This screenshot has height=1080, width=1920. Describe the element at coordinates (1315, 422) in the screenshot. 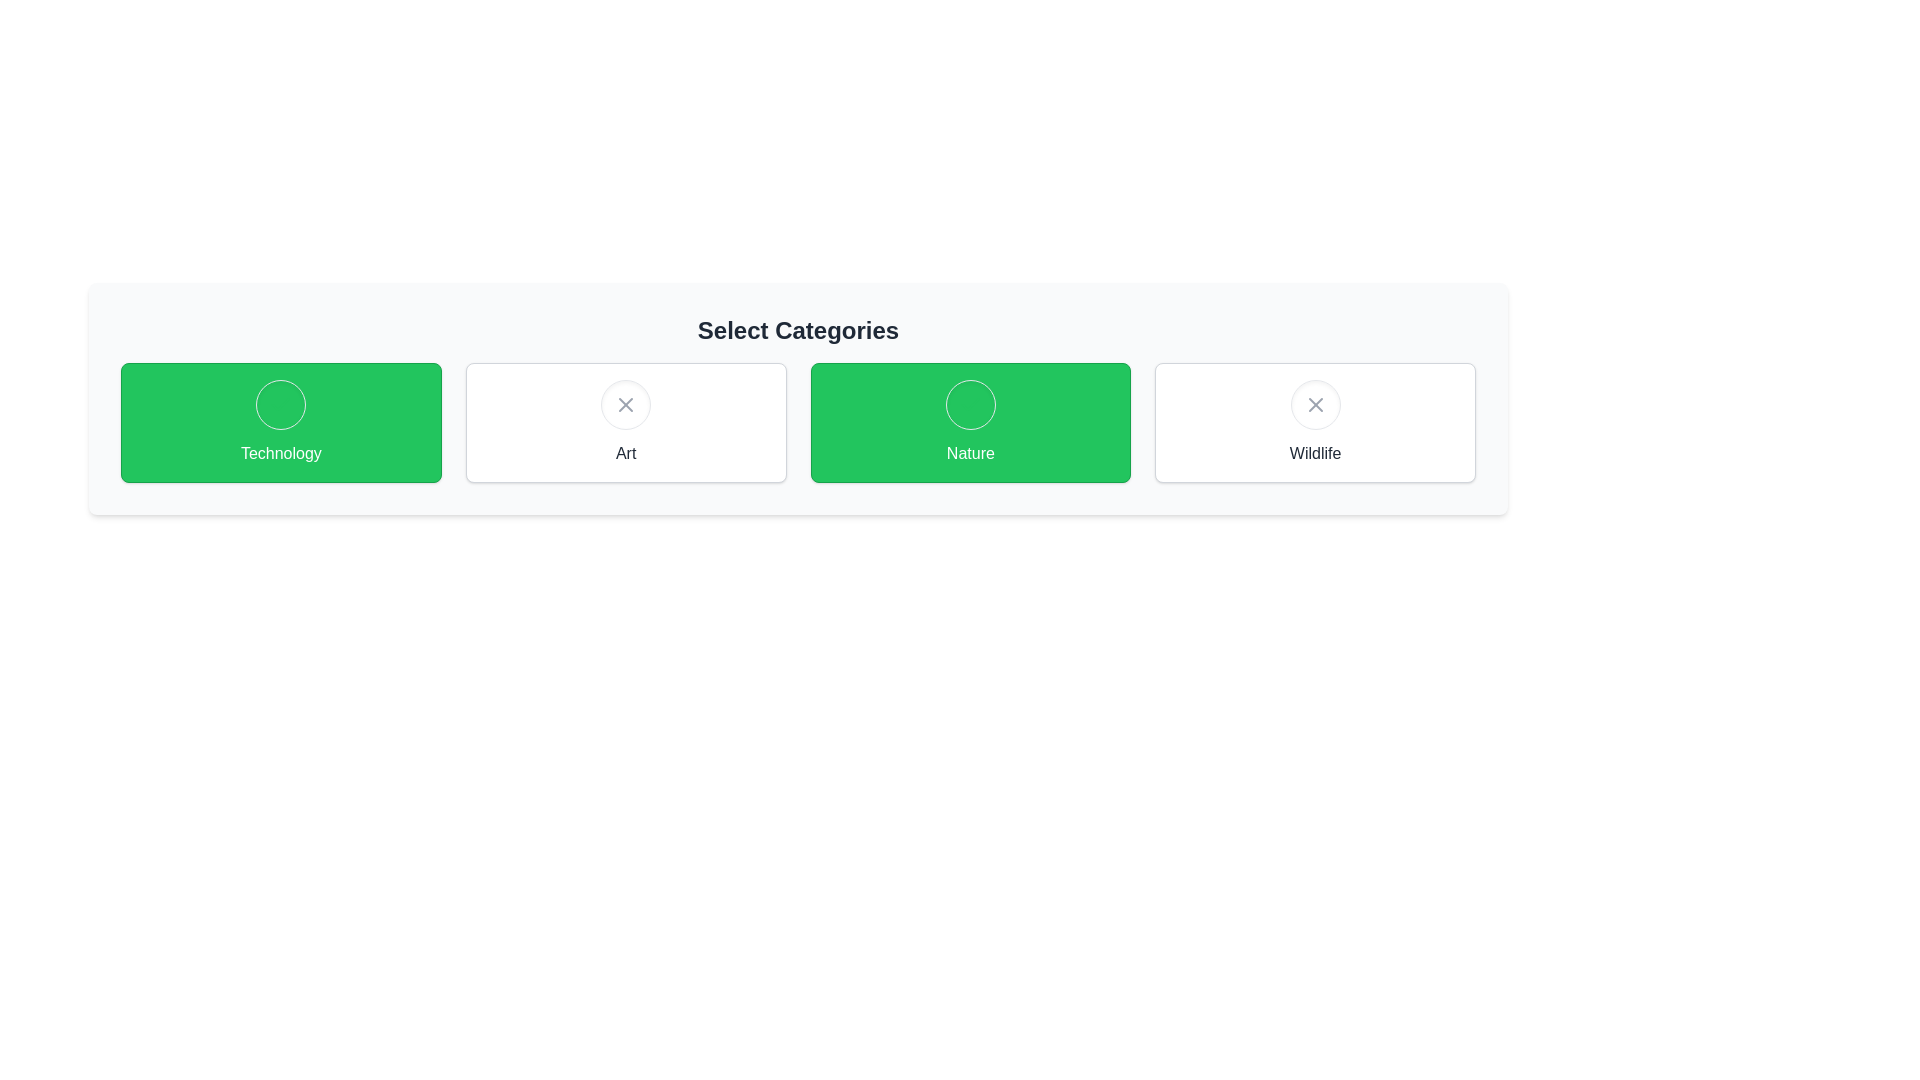

I see `the chip corresponding to the category Wildlife` at that location.